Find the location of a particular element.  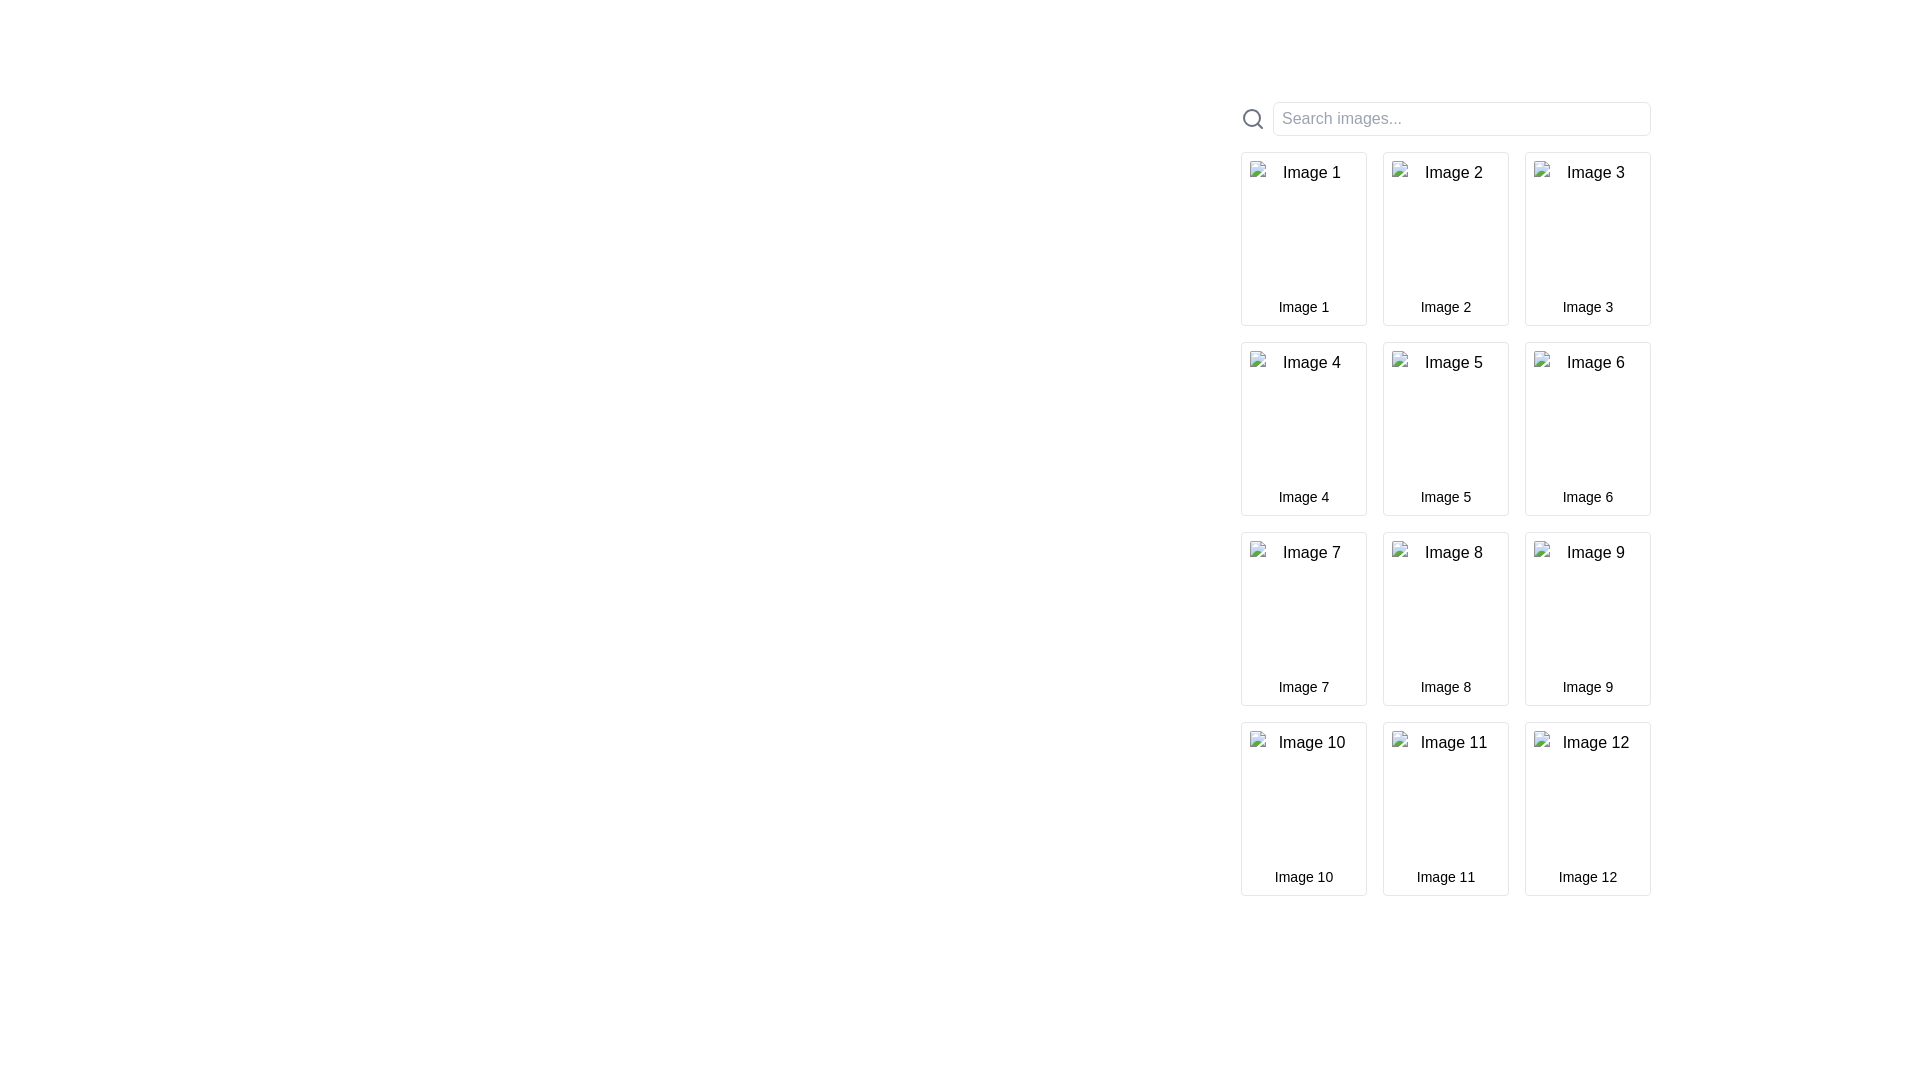

the static text element that serves as a label for the thumbnail image 'Image 5', located in the fifth item of the grid layout, specifically under the image and in the second column of the second row is located at coordinates (1445, 496).